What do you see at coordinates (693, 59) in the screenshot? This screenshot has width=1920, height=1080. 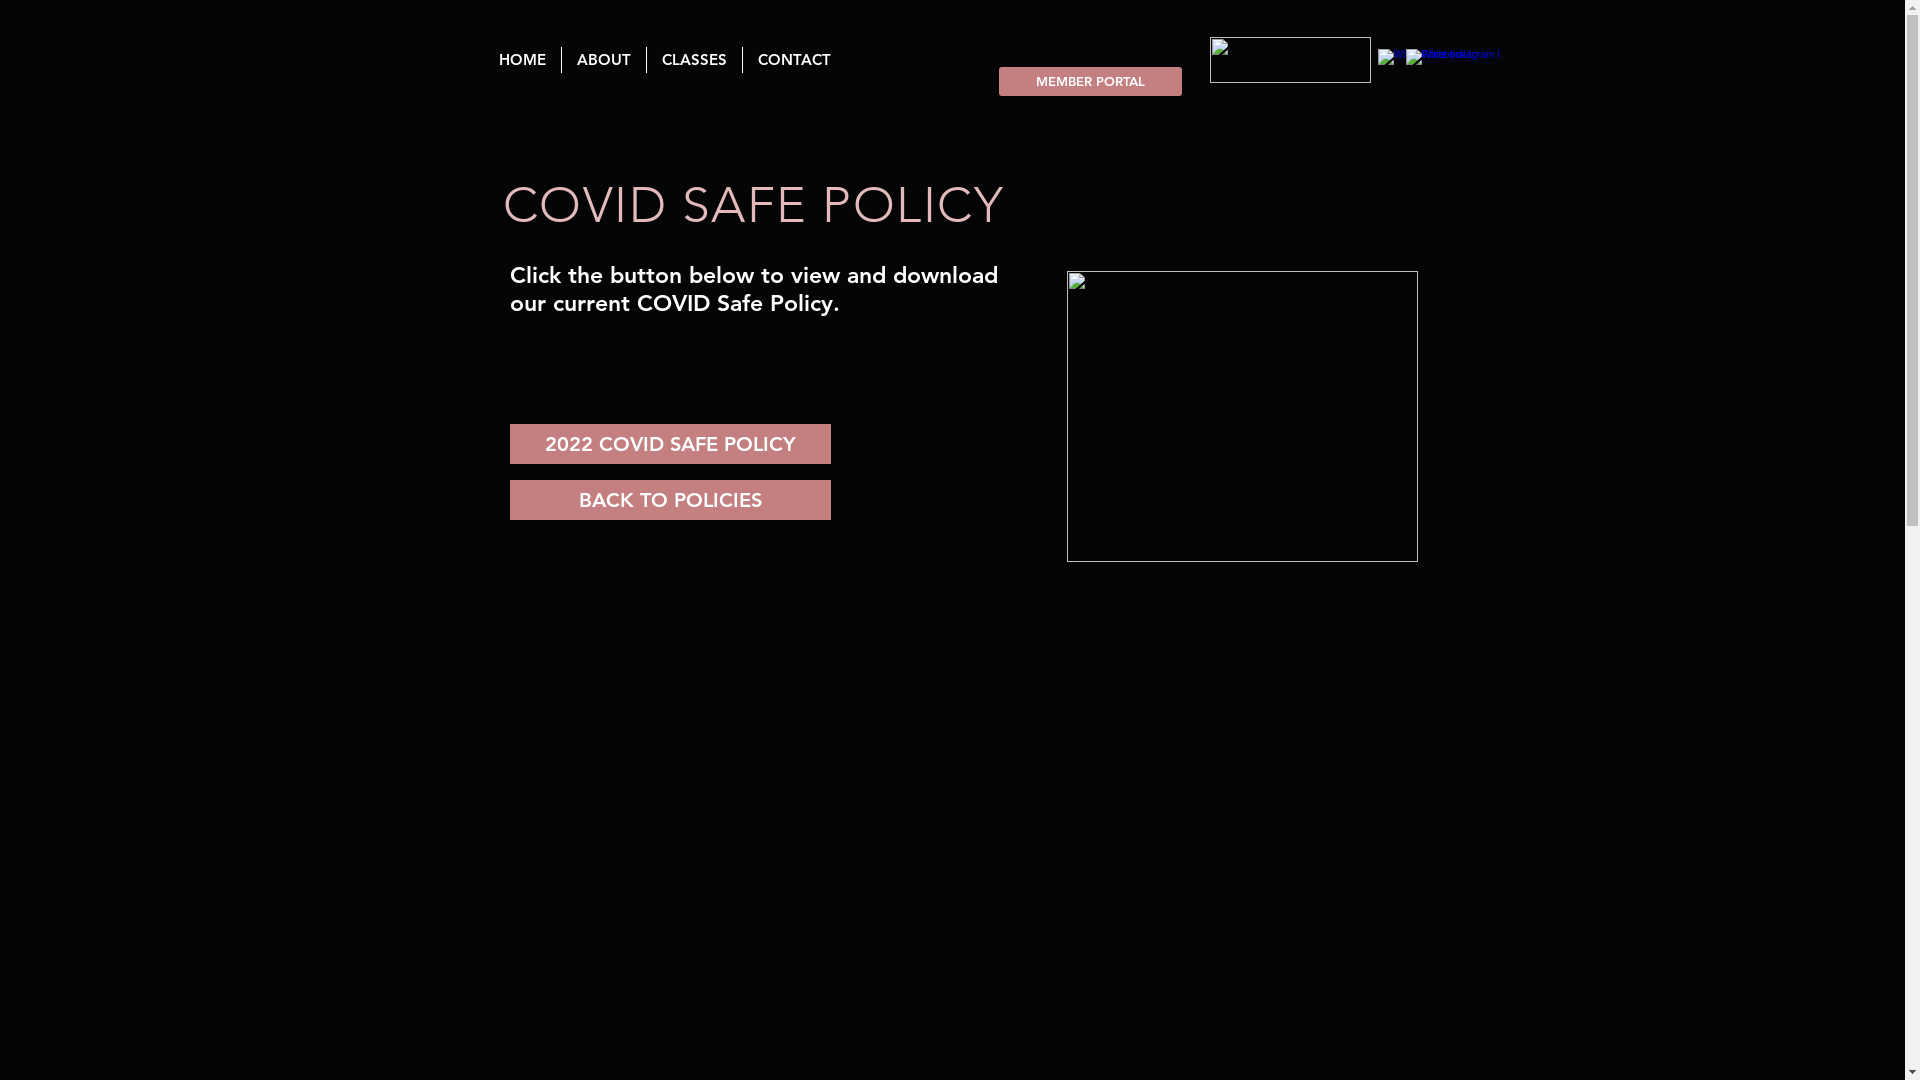 I see `'CLASSES'` at bounding box center [693, 59].